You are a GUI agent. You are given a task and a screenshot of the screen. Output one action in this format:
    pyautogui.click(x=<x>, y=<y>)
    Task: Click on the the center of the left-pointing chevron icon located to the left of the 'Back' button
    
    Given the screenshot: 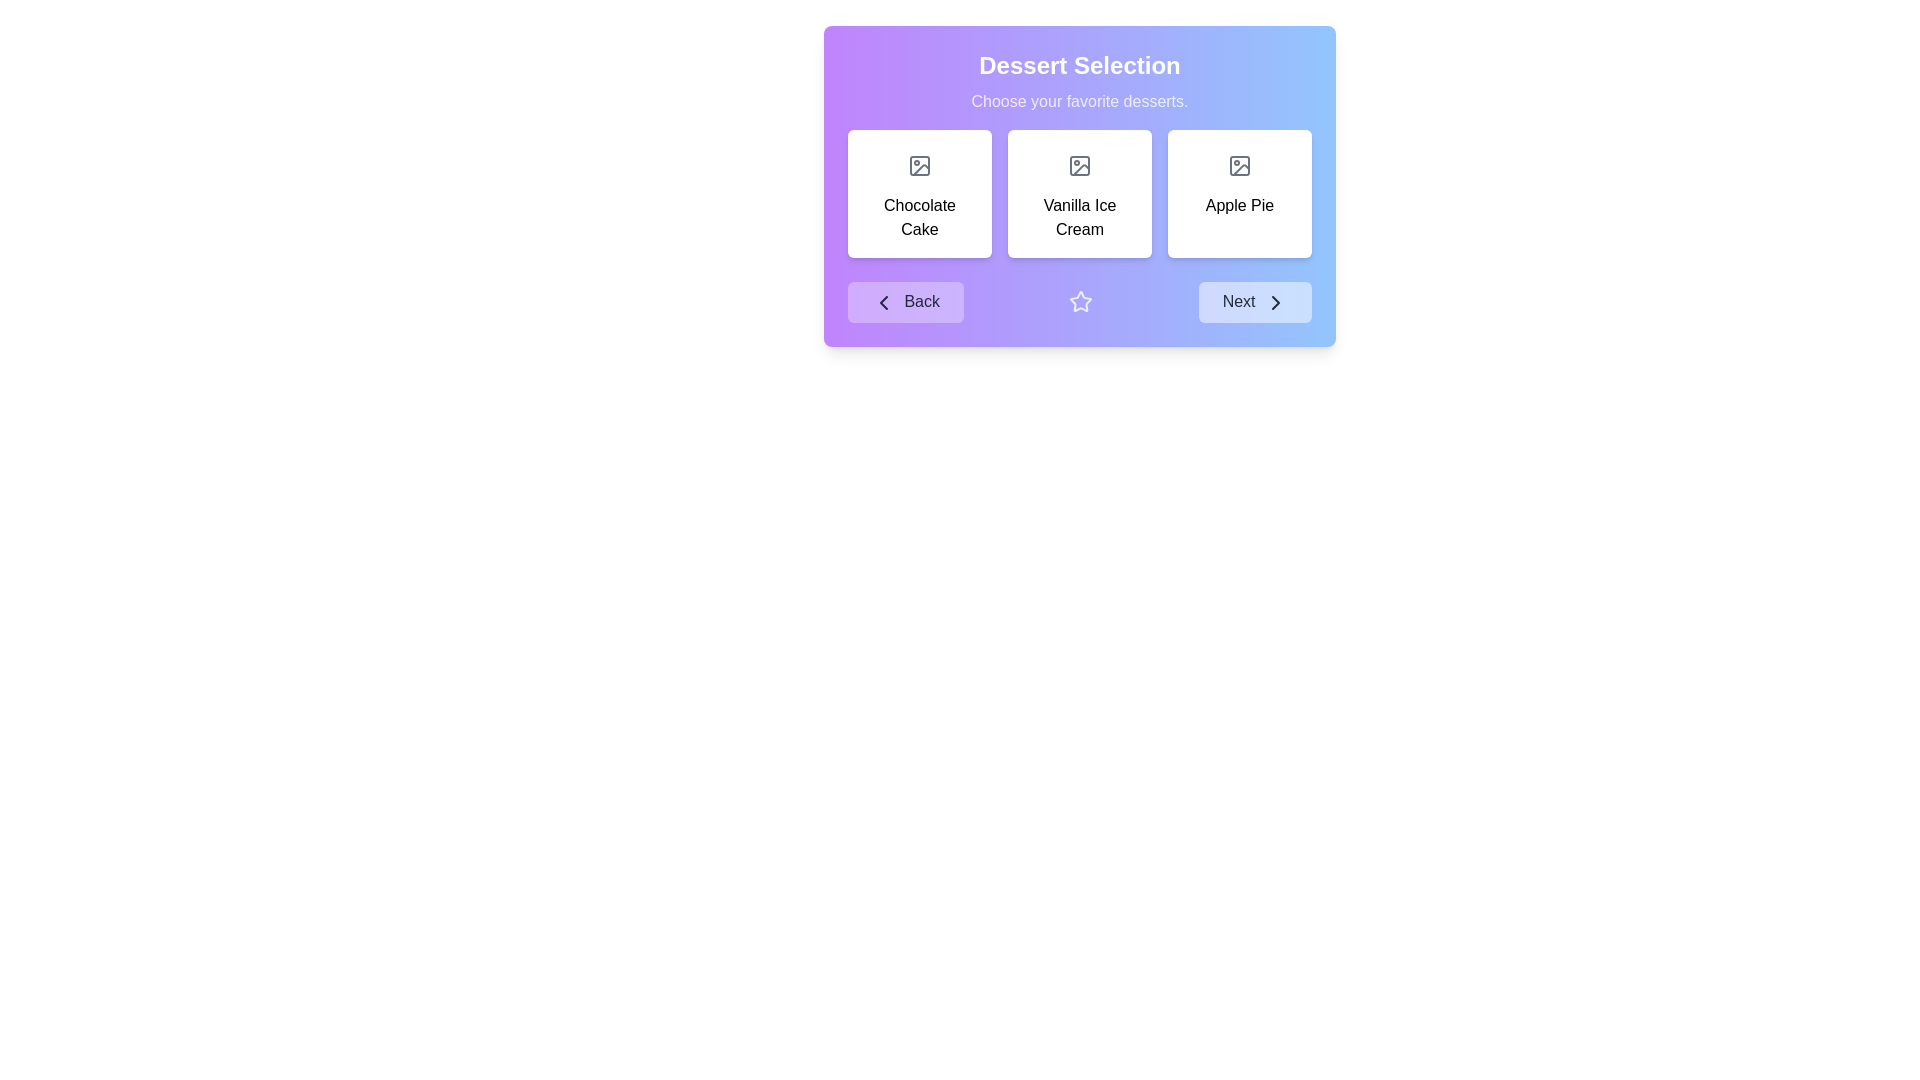 What is the action you would take?
    pyautogui.click(x=882, y=301)
    